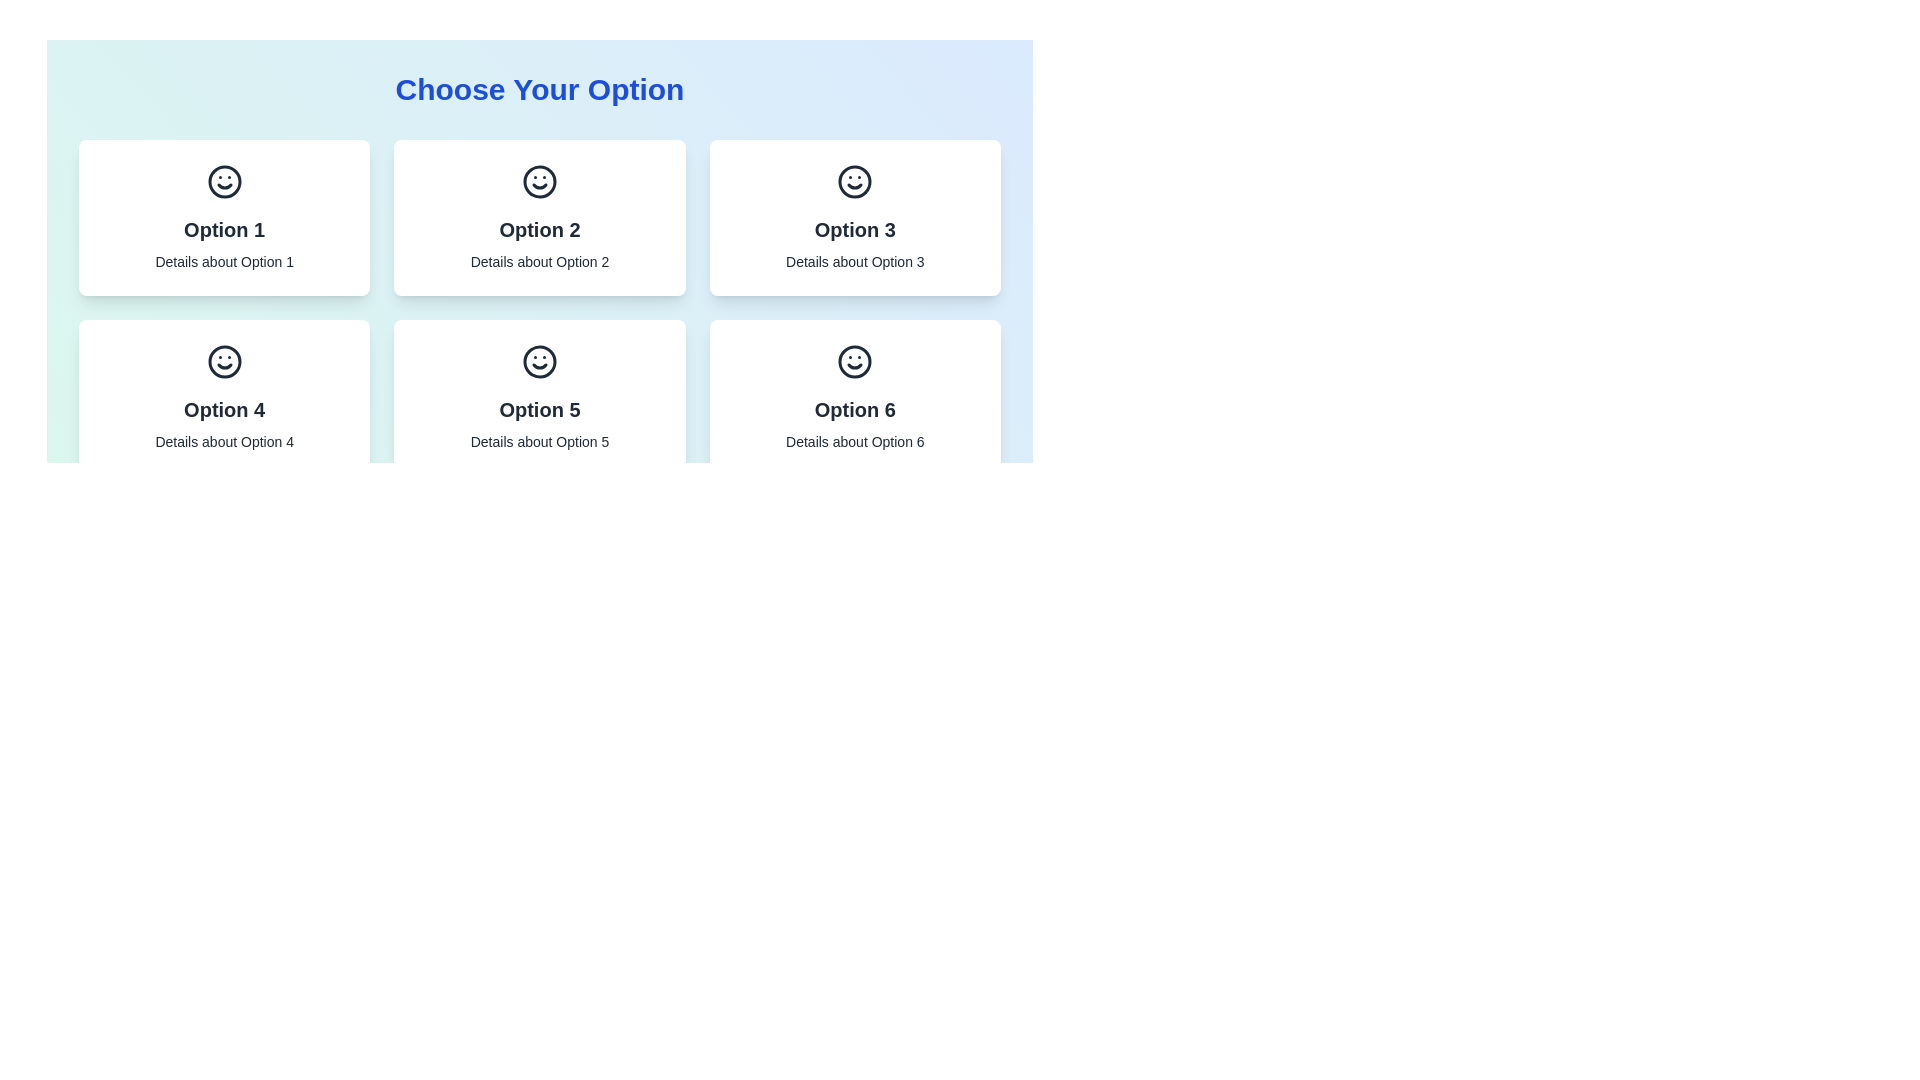  What do you see at coordinates (224, 229) in the screenshot?
I see `the text label 'Option 1' located at the top-center of the first card in a 2x3 grid layout` at bounding box center [224, 229].